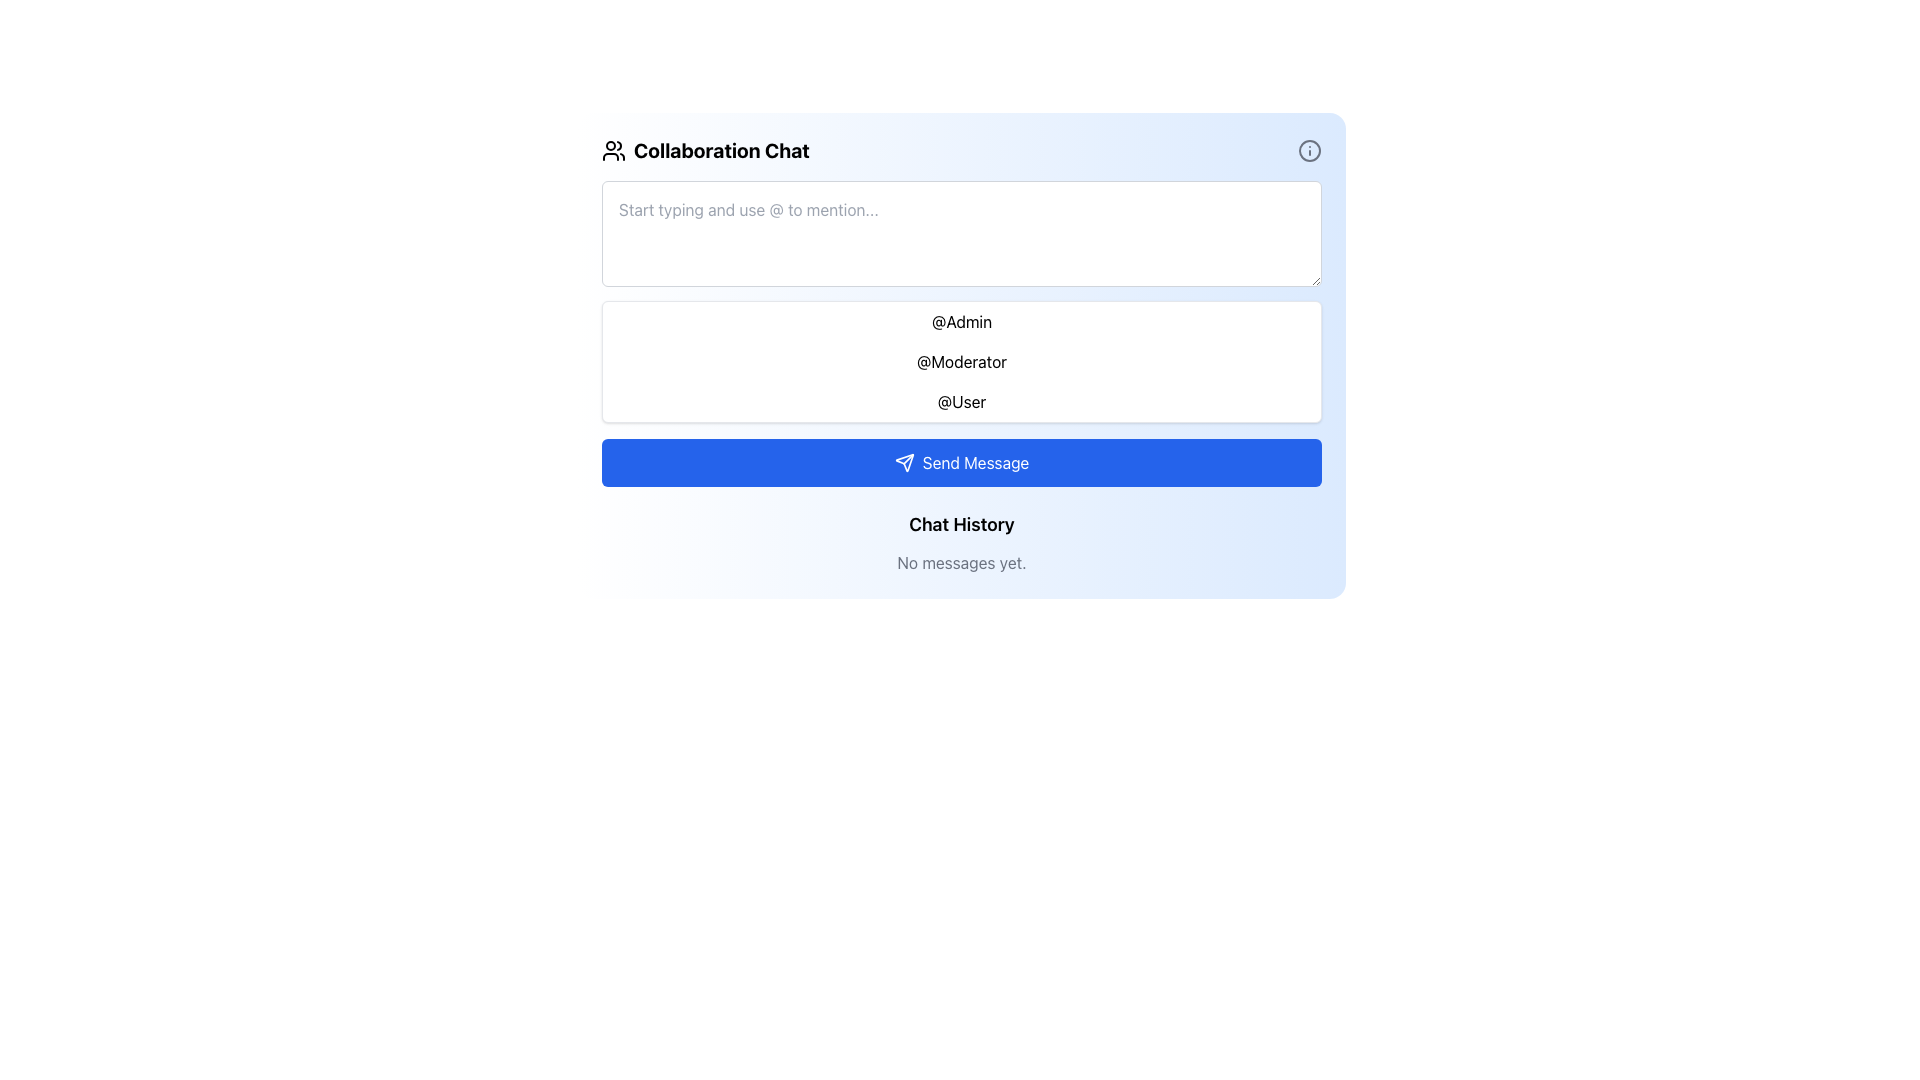 This screenshot has width=1920, height=1080. I want to click on the send icon, which is a triangular design resembling a paper airplane, located inside the blue 'Send Message' button near the bottom center of the interface, so click(903, 462).